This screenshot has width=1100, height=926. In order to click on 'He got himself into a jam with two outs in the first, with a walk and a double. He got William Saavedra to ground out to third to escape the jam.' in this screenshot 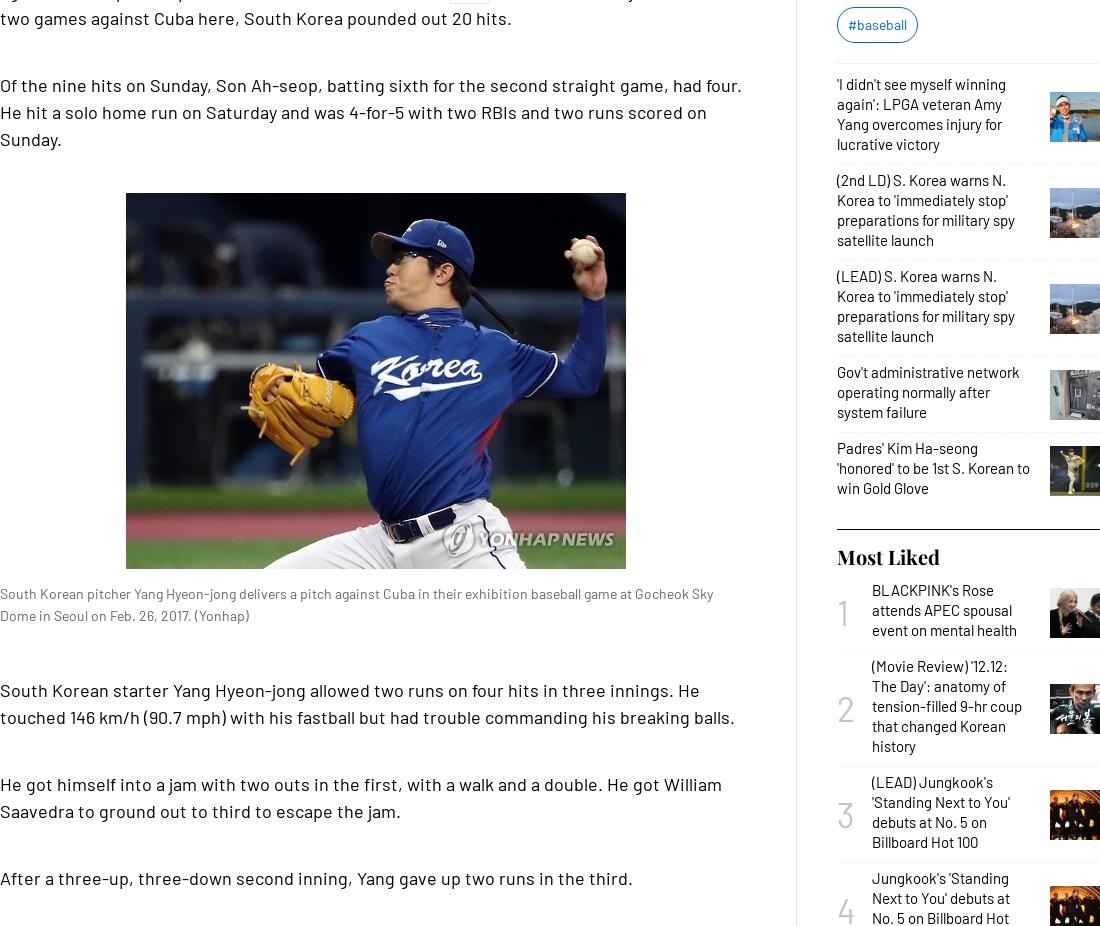, I will do `click(361, 797)`.